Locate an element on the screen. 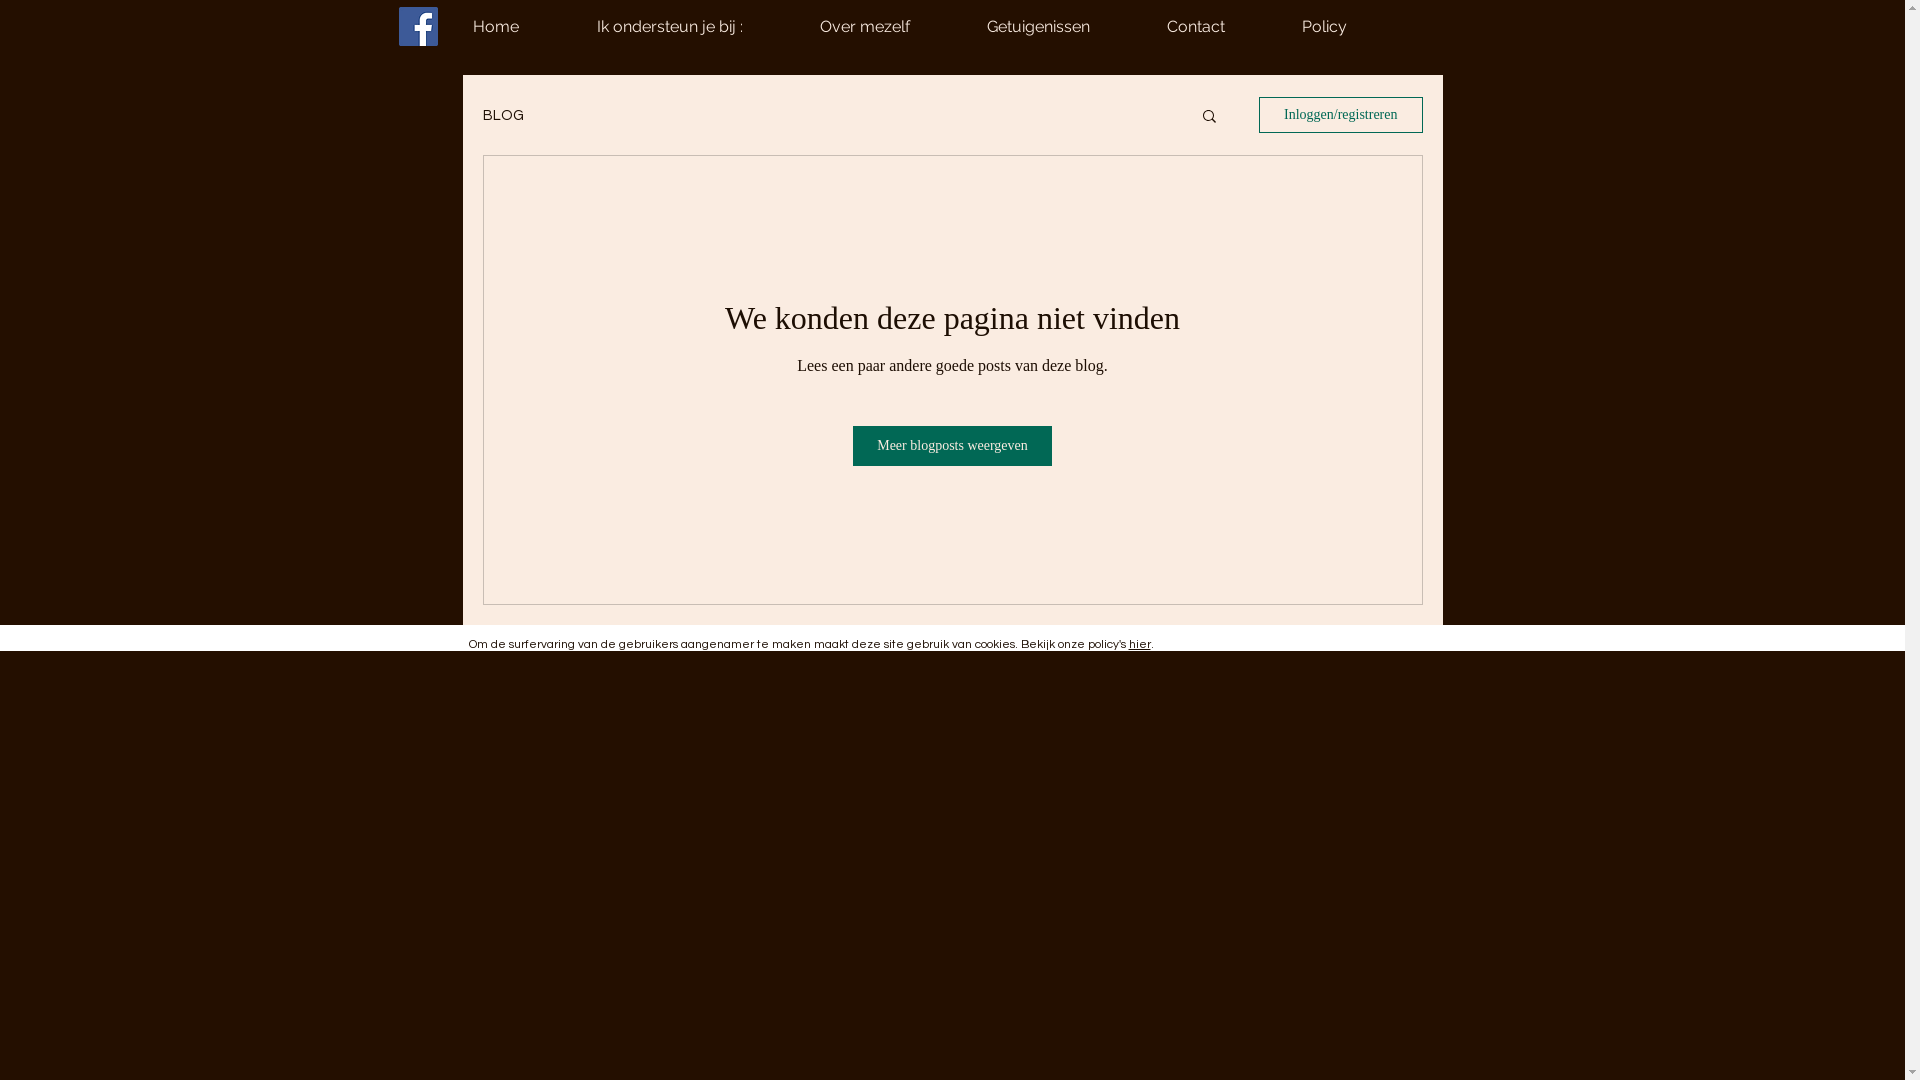 The height and width of the screenshot is (1080, 1920). 'Policy' is located at coordinates (1353, 26).